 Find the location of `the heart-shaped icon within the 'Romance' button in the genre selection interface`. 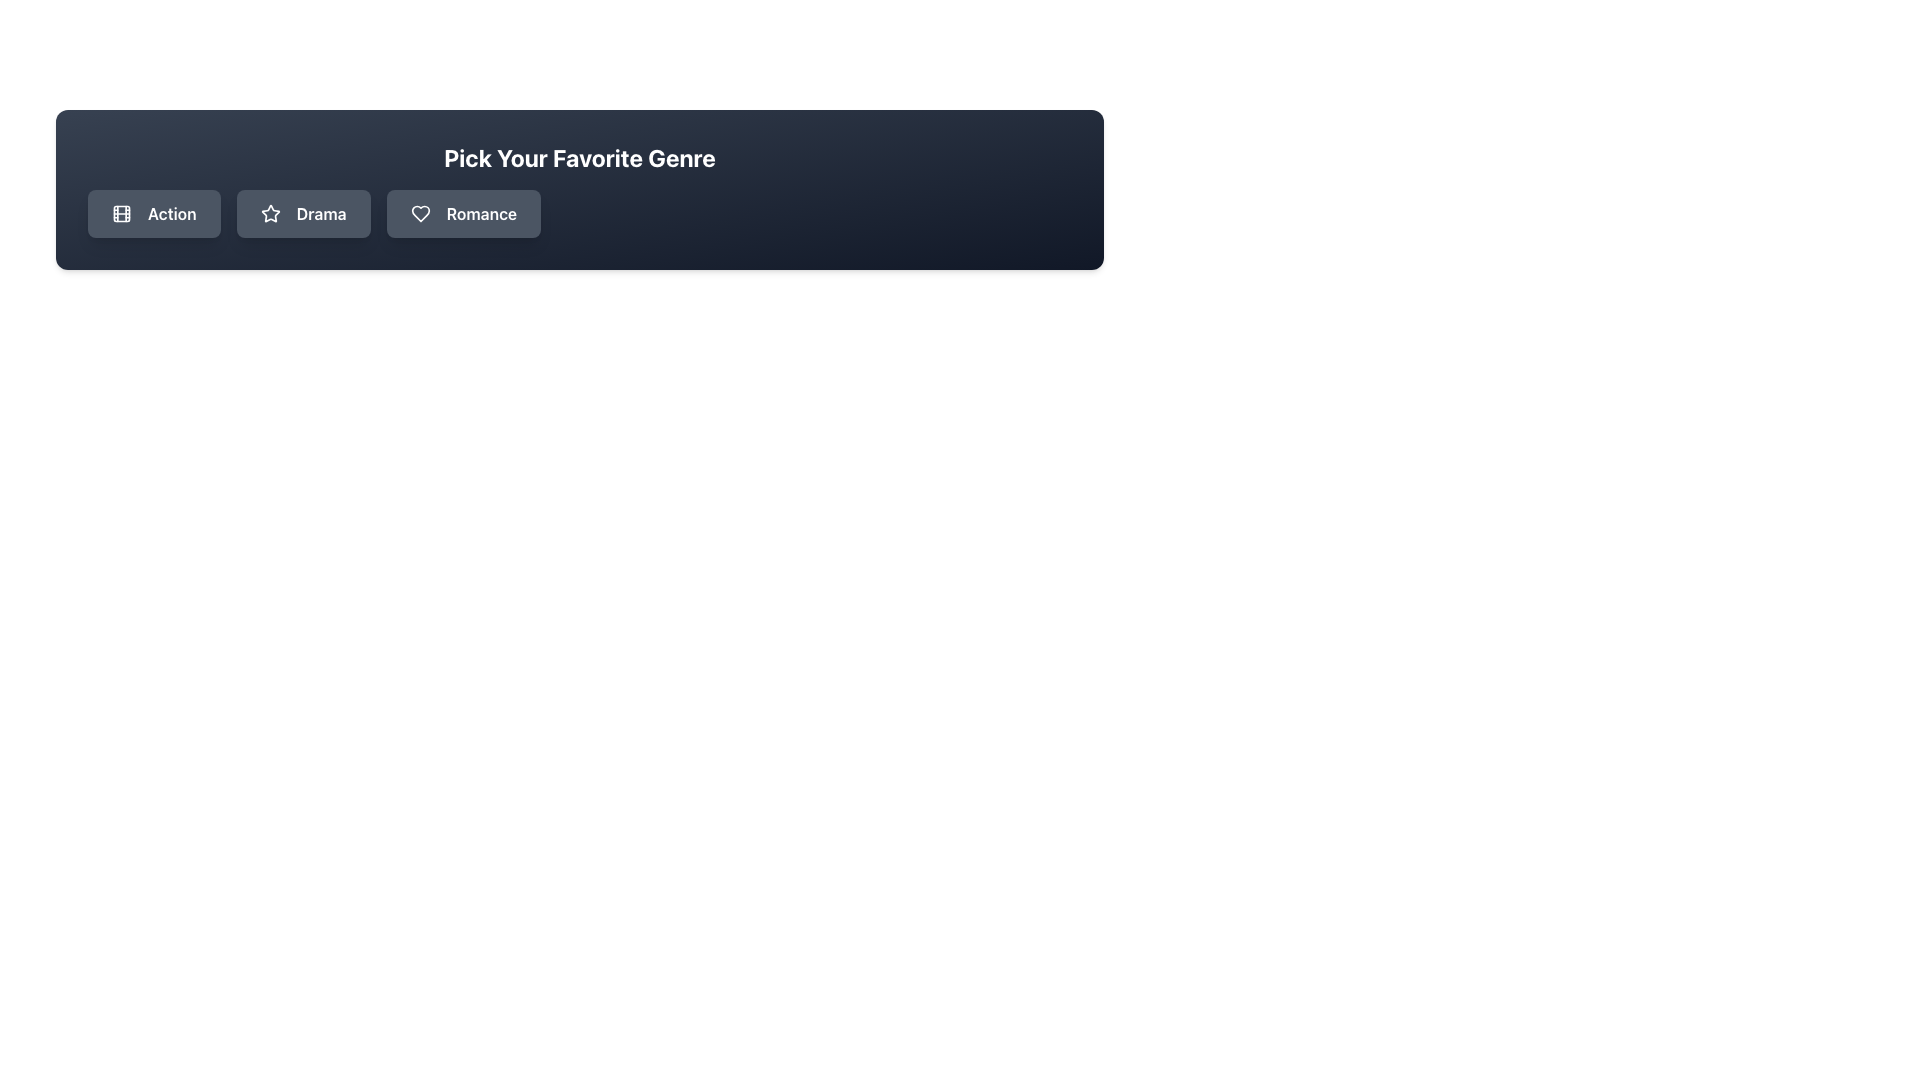

the heart-shaped icon within the 'Romance' button in the genre selection interface is located at coordinates (419, 213).